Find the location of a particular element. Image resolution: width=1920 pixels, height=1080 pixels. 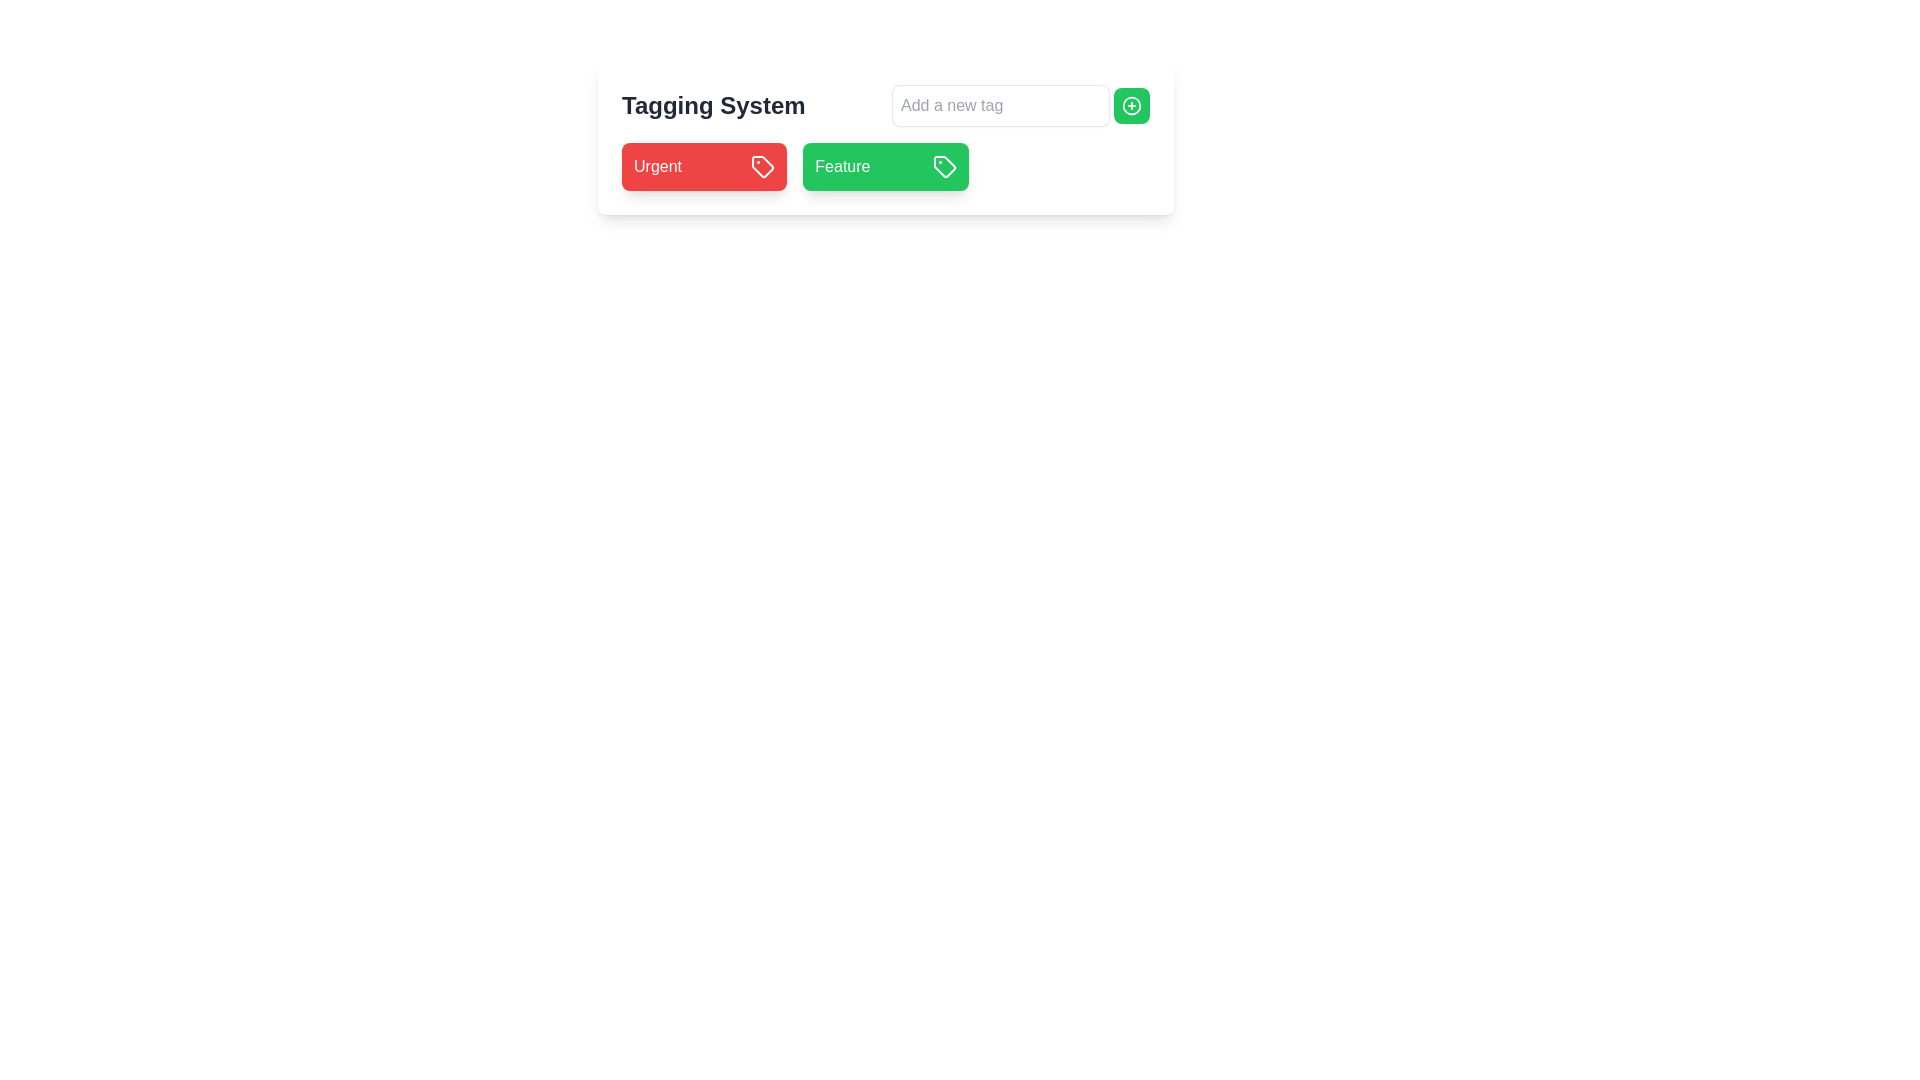

the tag labeled Feature is located at coordinates (841, 165).